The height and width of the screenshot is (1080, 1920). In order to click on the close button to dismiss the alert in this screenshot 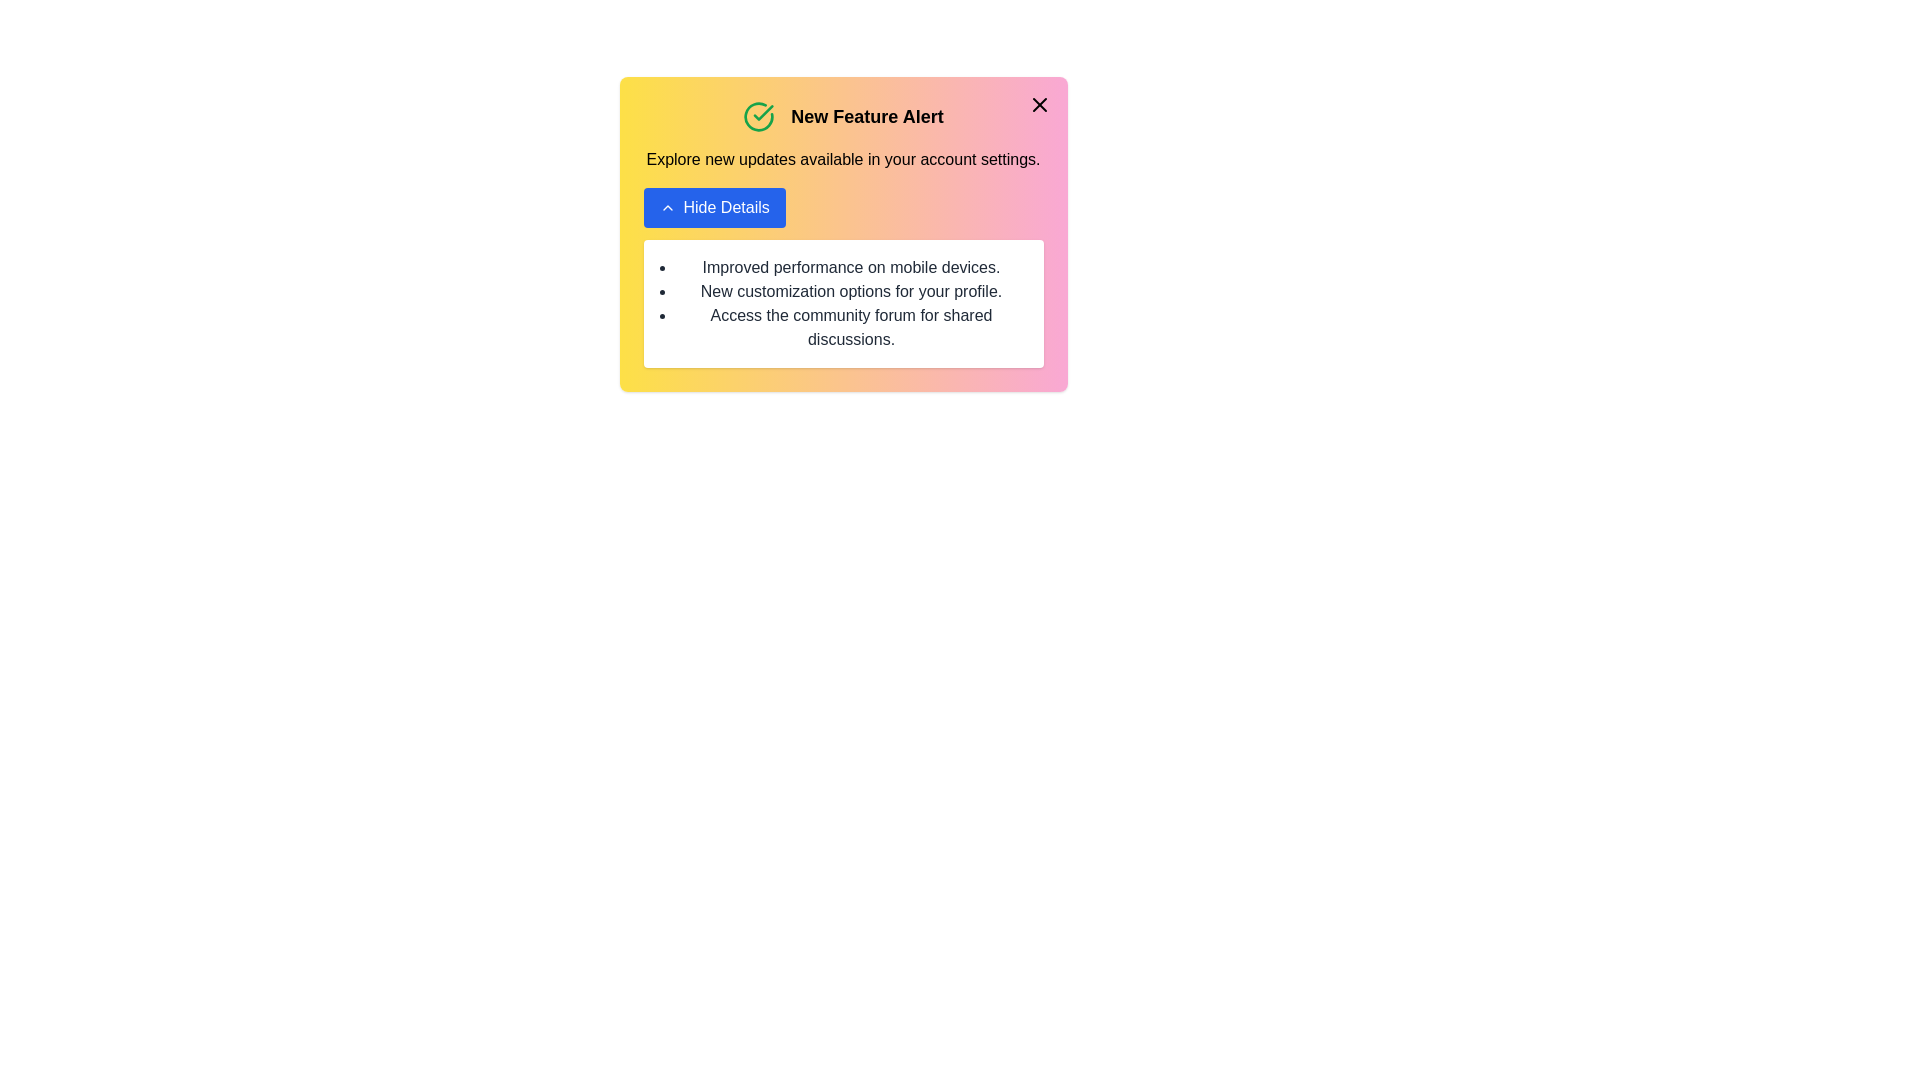, I will do `click(1039, 104)`.